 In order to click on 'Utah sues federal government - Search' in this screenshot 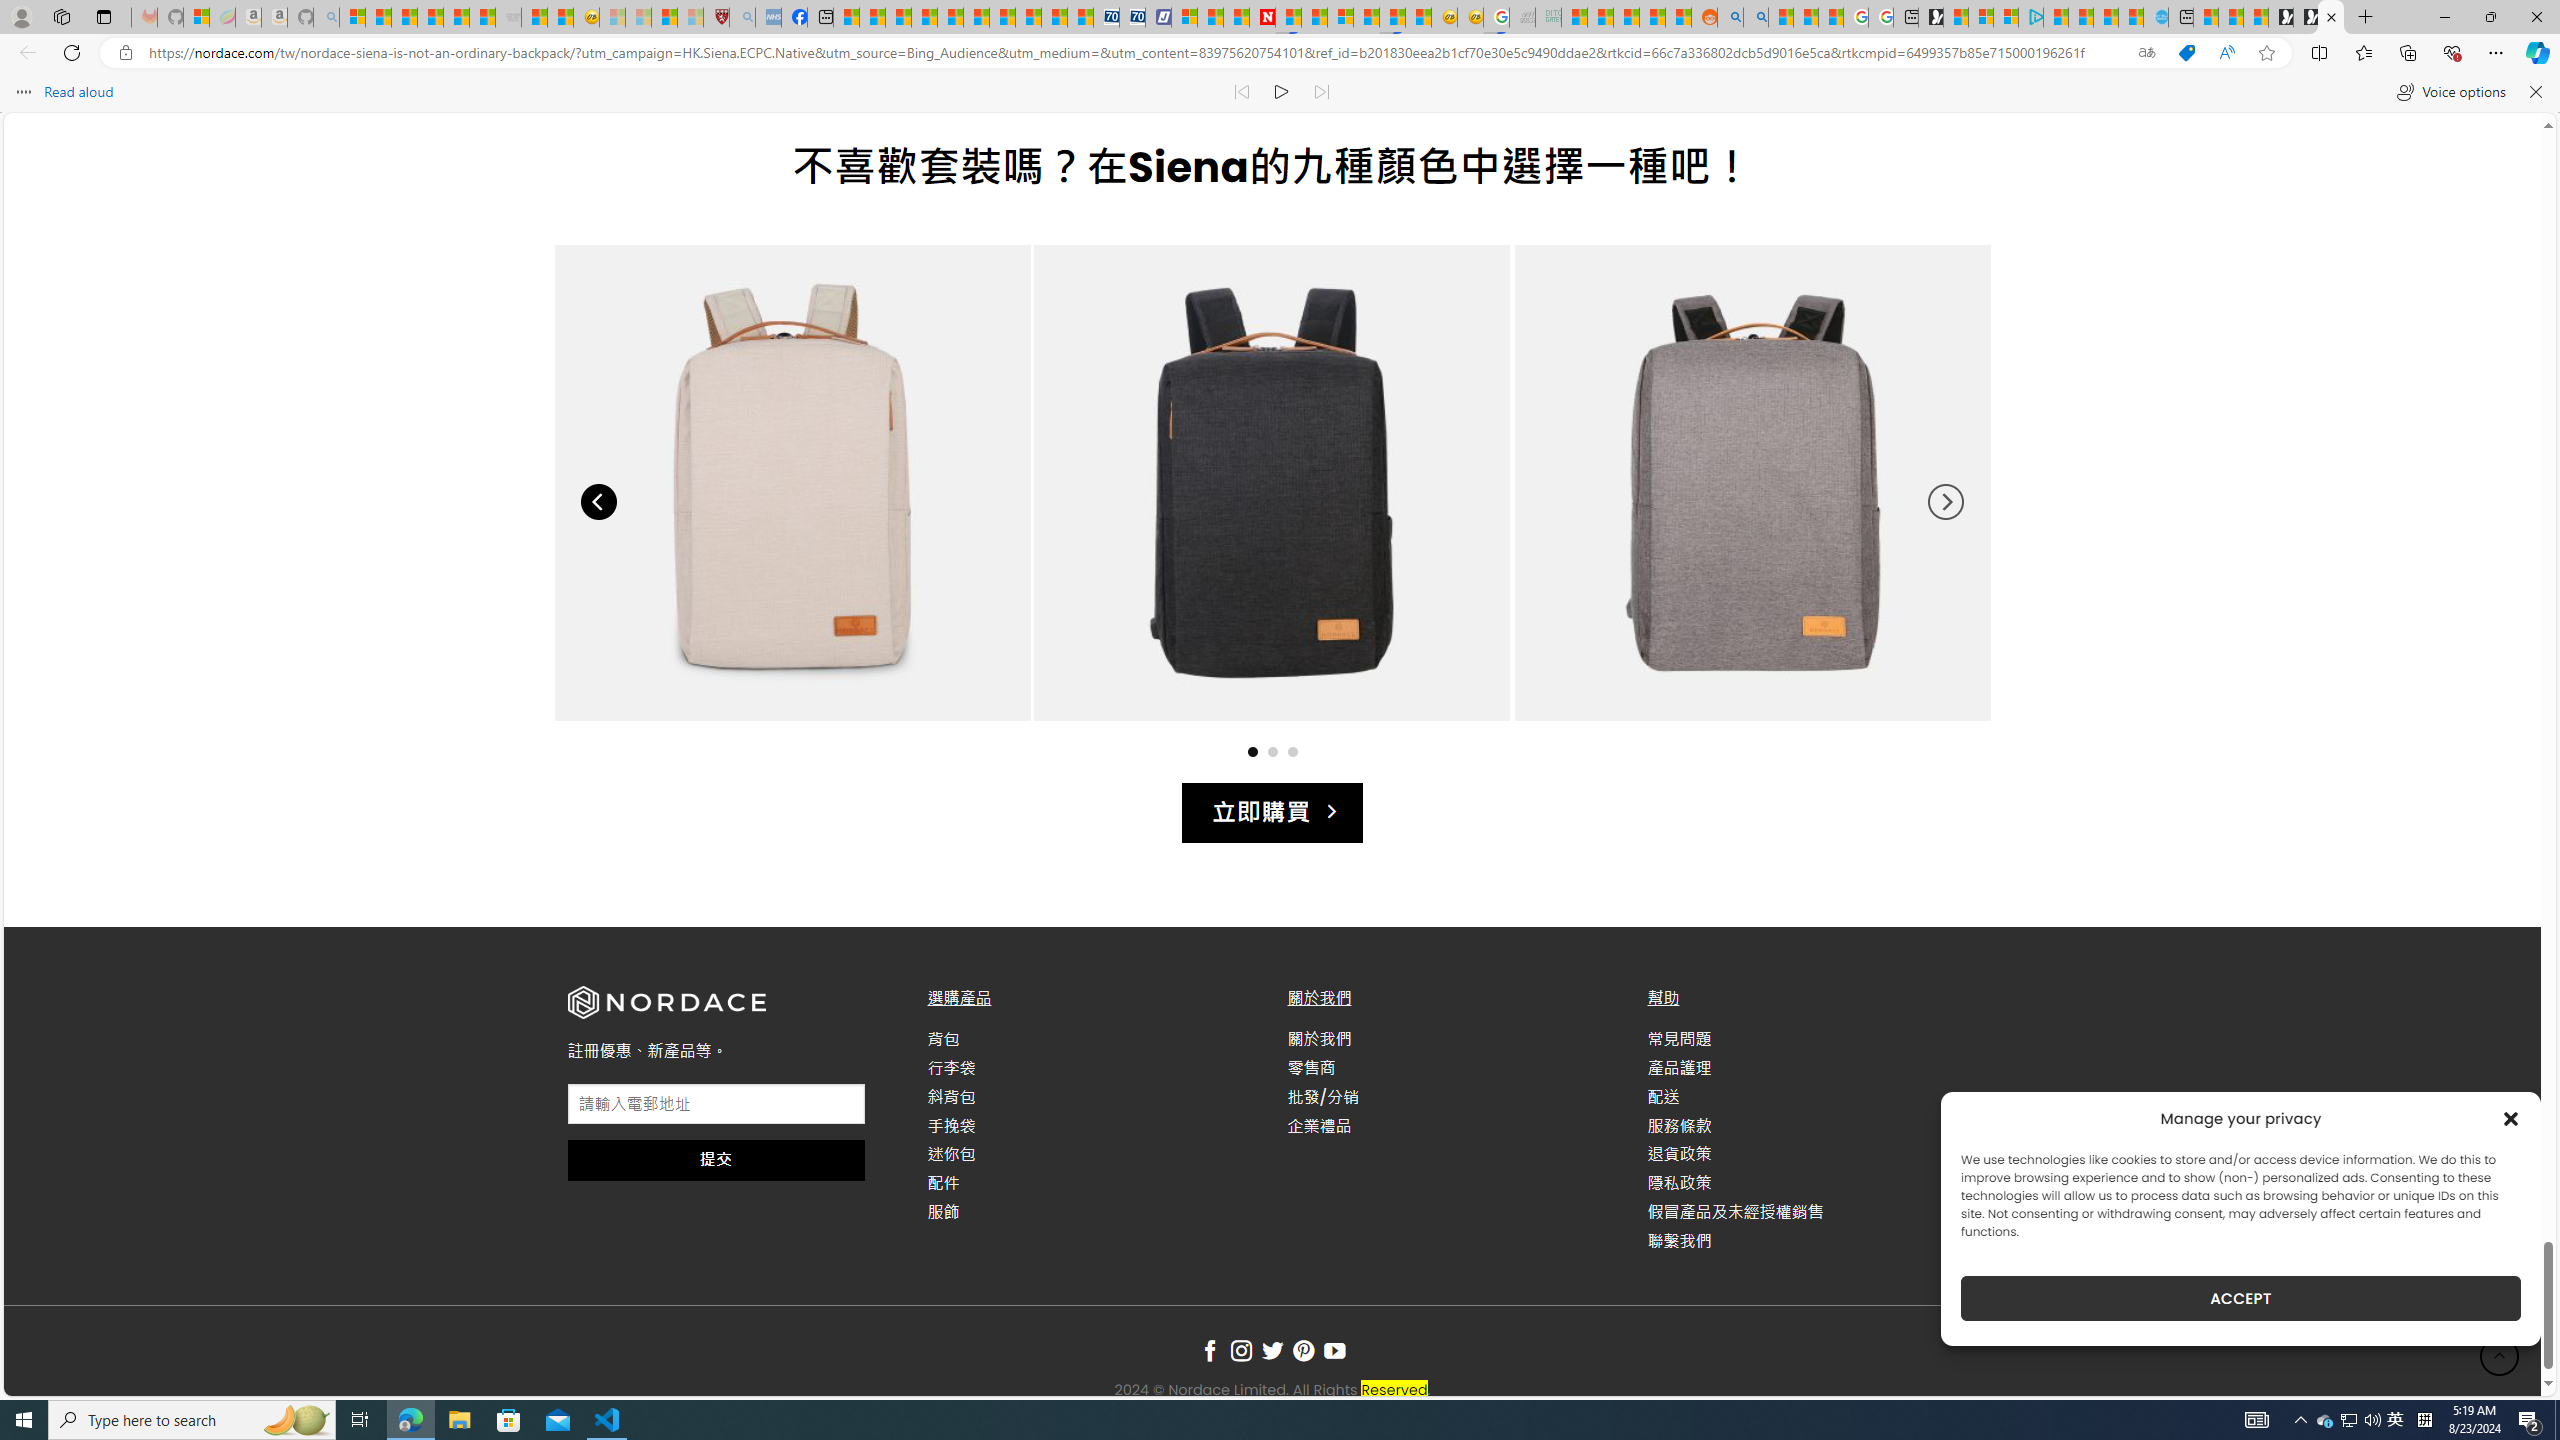, I will do `click(1756, 16)`.